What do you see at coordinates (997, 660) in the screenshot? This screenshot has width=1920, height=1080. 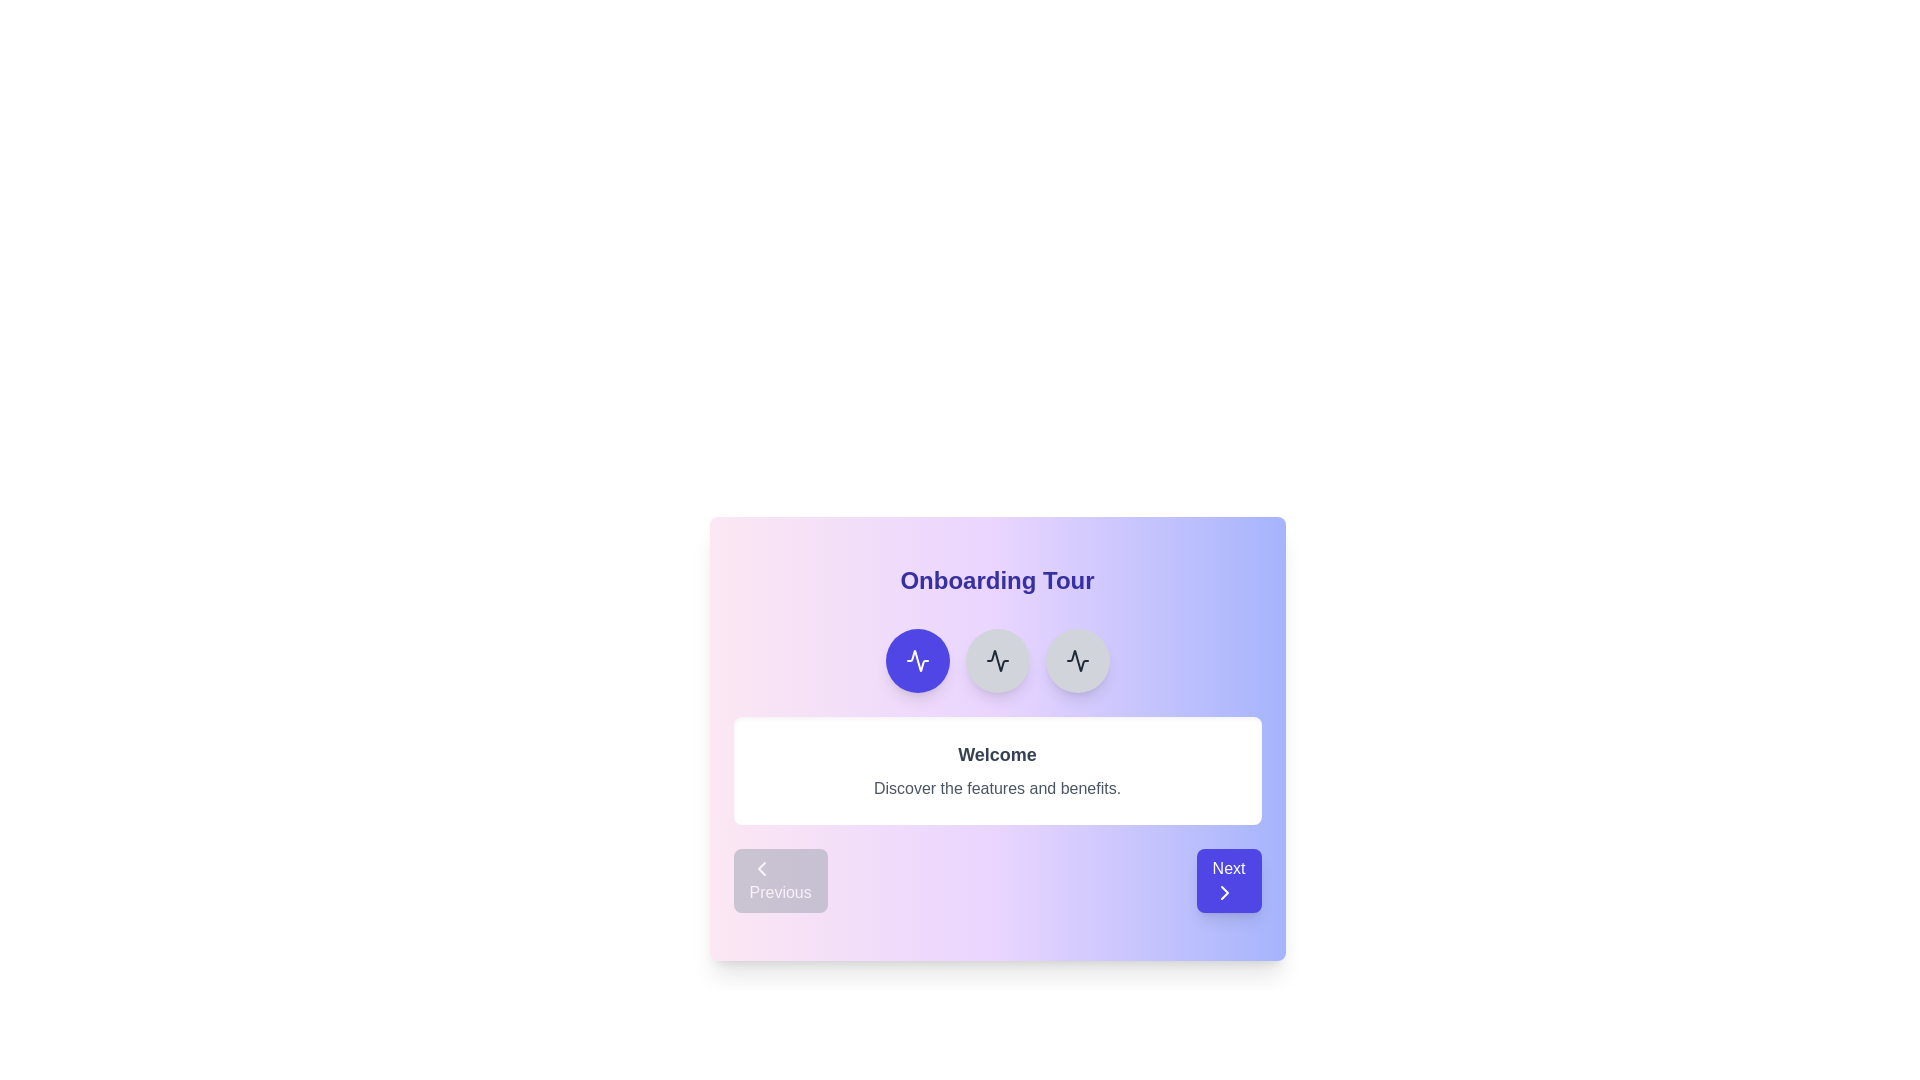 I see `the second circular button within the 'Onboarding Tour' card` at bounding box center [997, 660].